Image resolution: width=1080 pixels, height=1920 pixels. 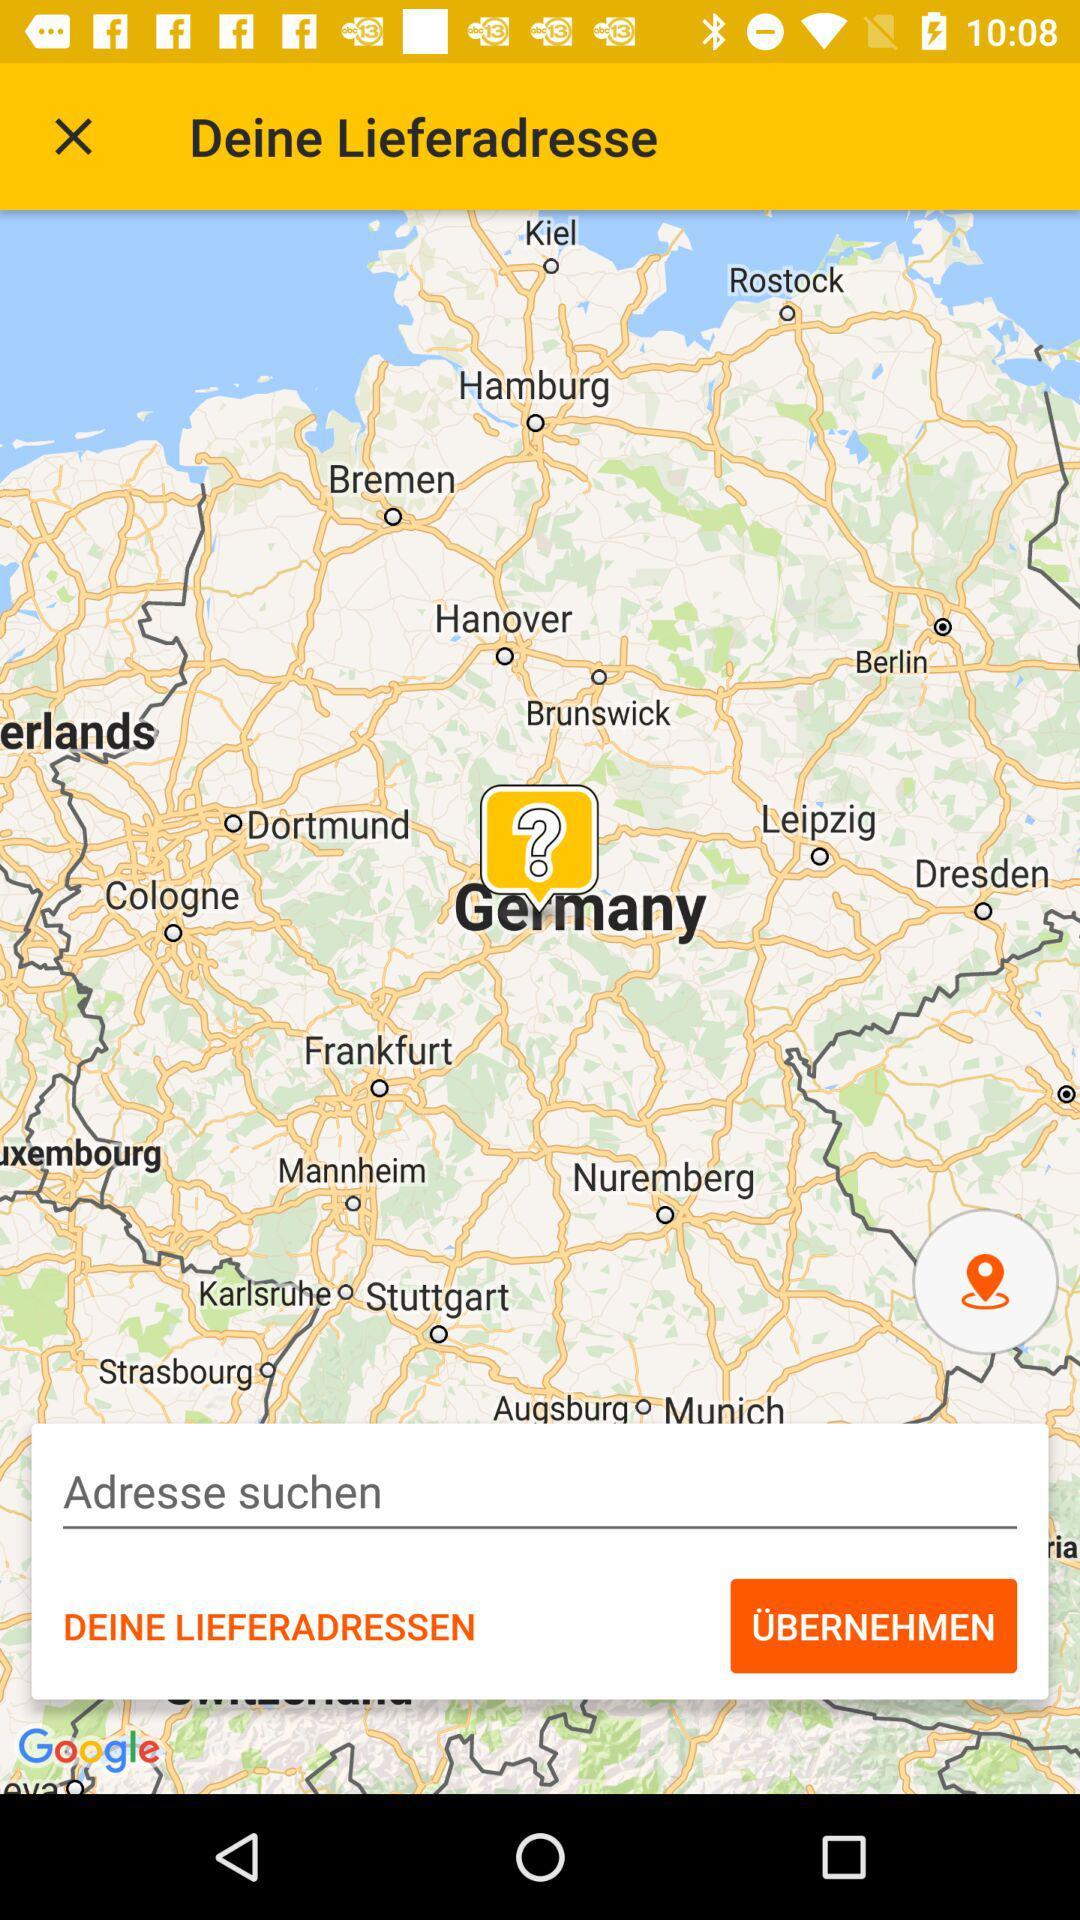 I want to click on the deine lieferadressen, so click(x=268, y=1626).